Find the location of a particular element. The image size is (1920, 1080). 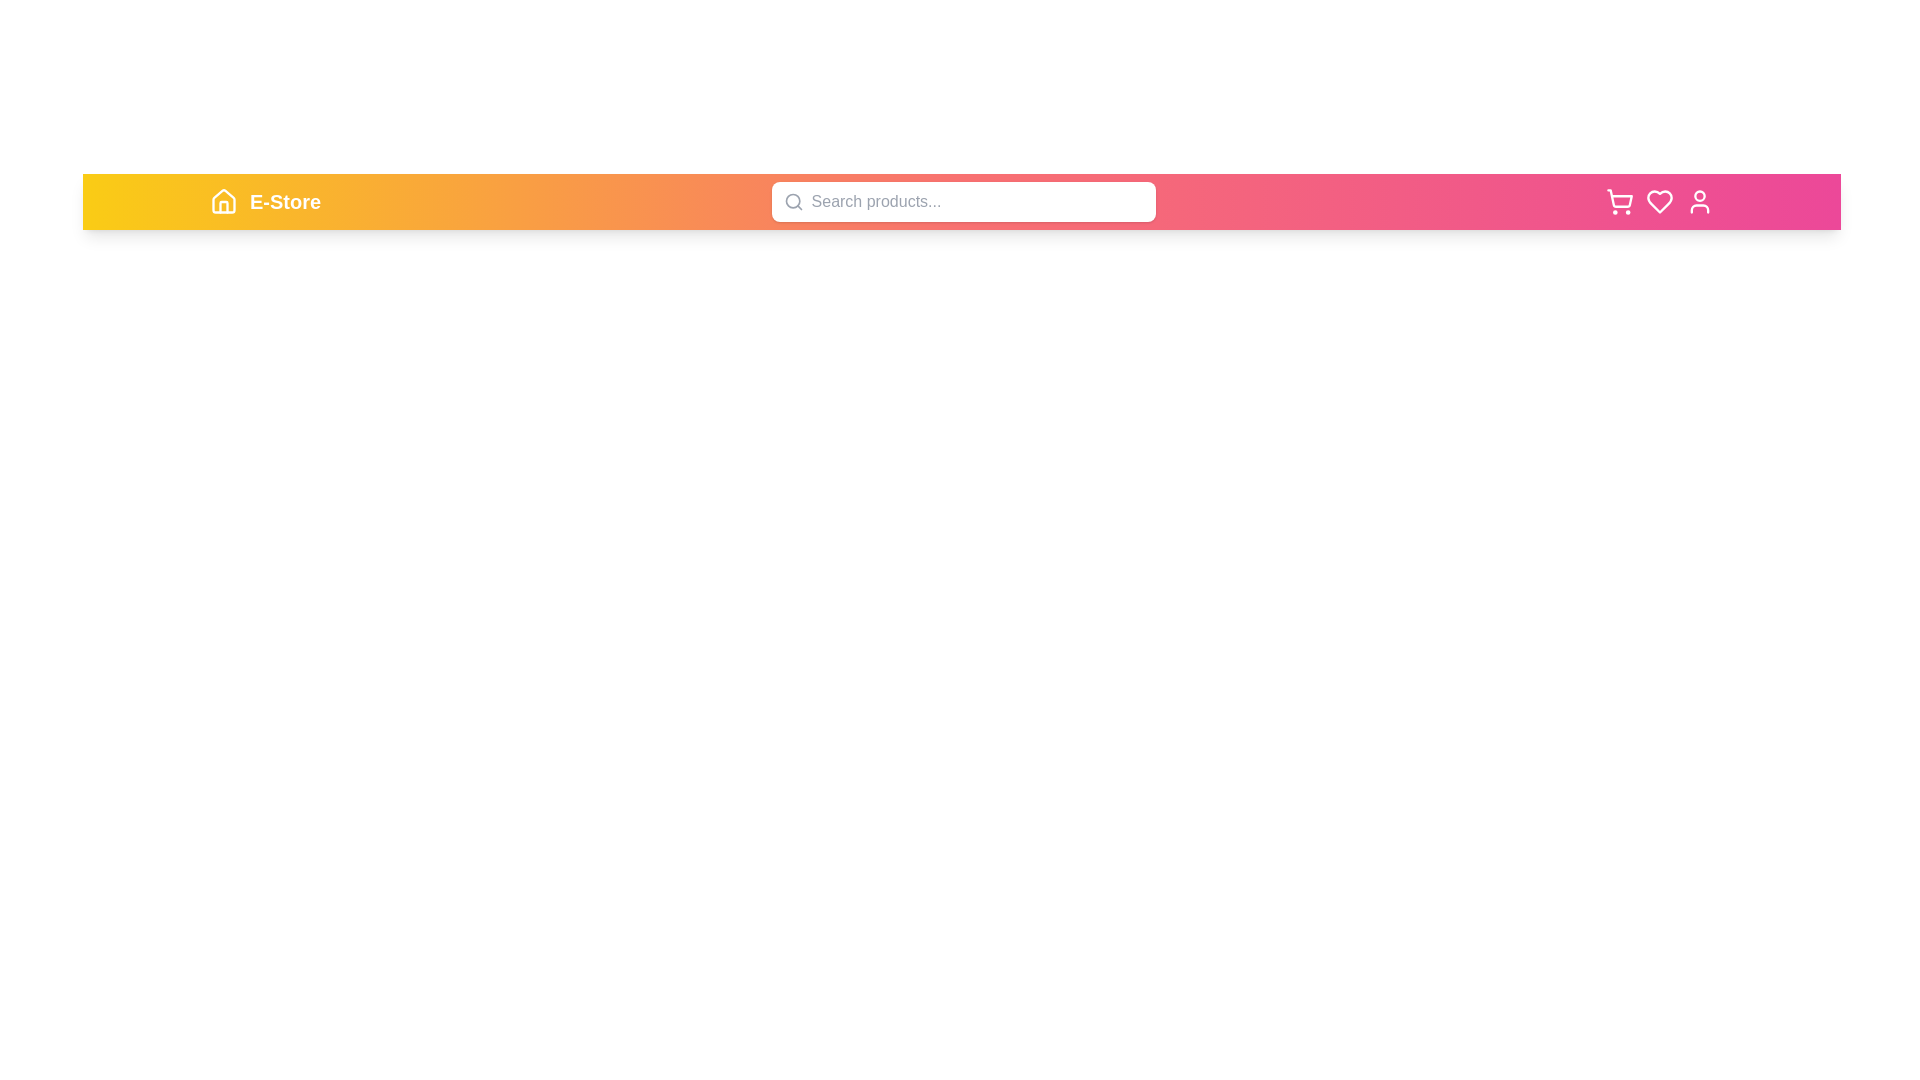

the shopping cart icon to observe its hover effect is located at coordinates (1620, 201).